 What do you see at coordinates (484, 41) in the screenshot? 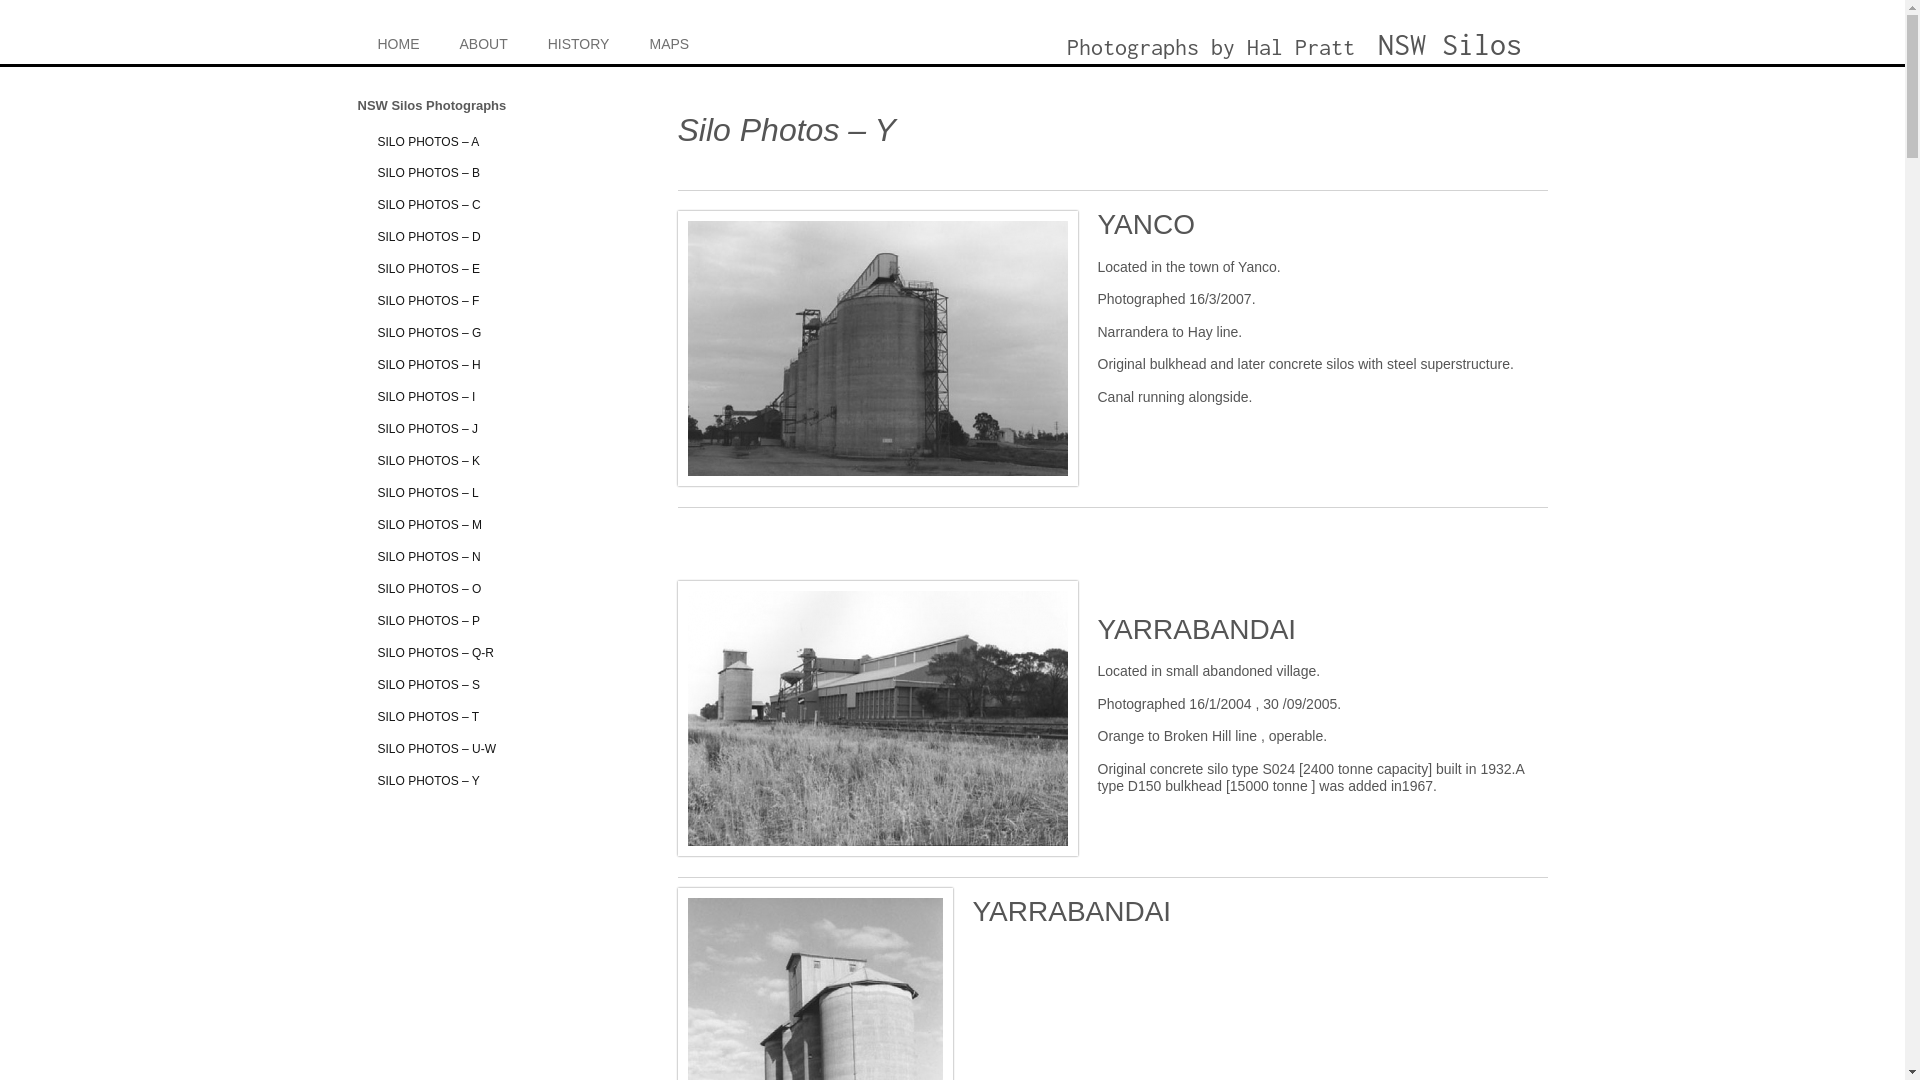
I see `'ABOUT'` at bounding box center [484, 41].